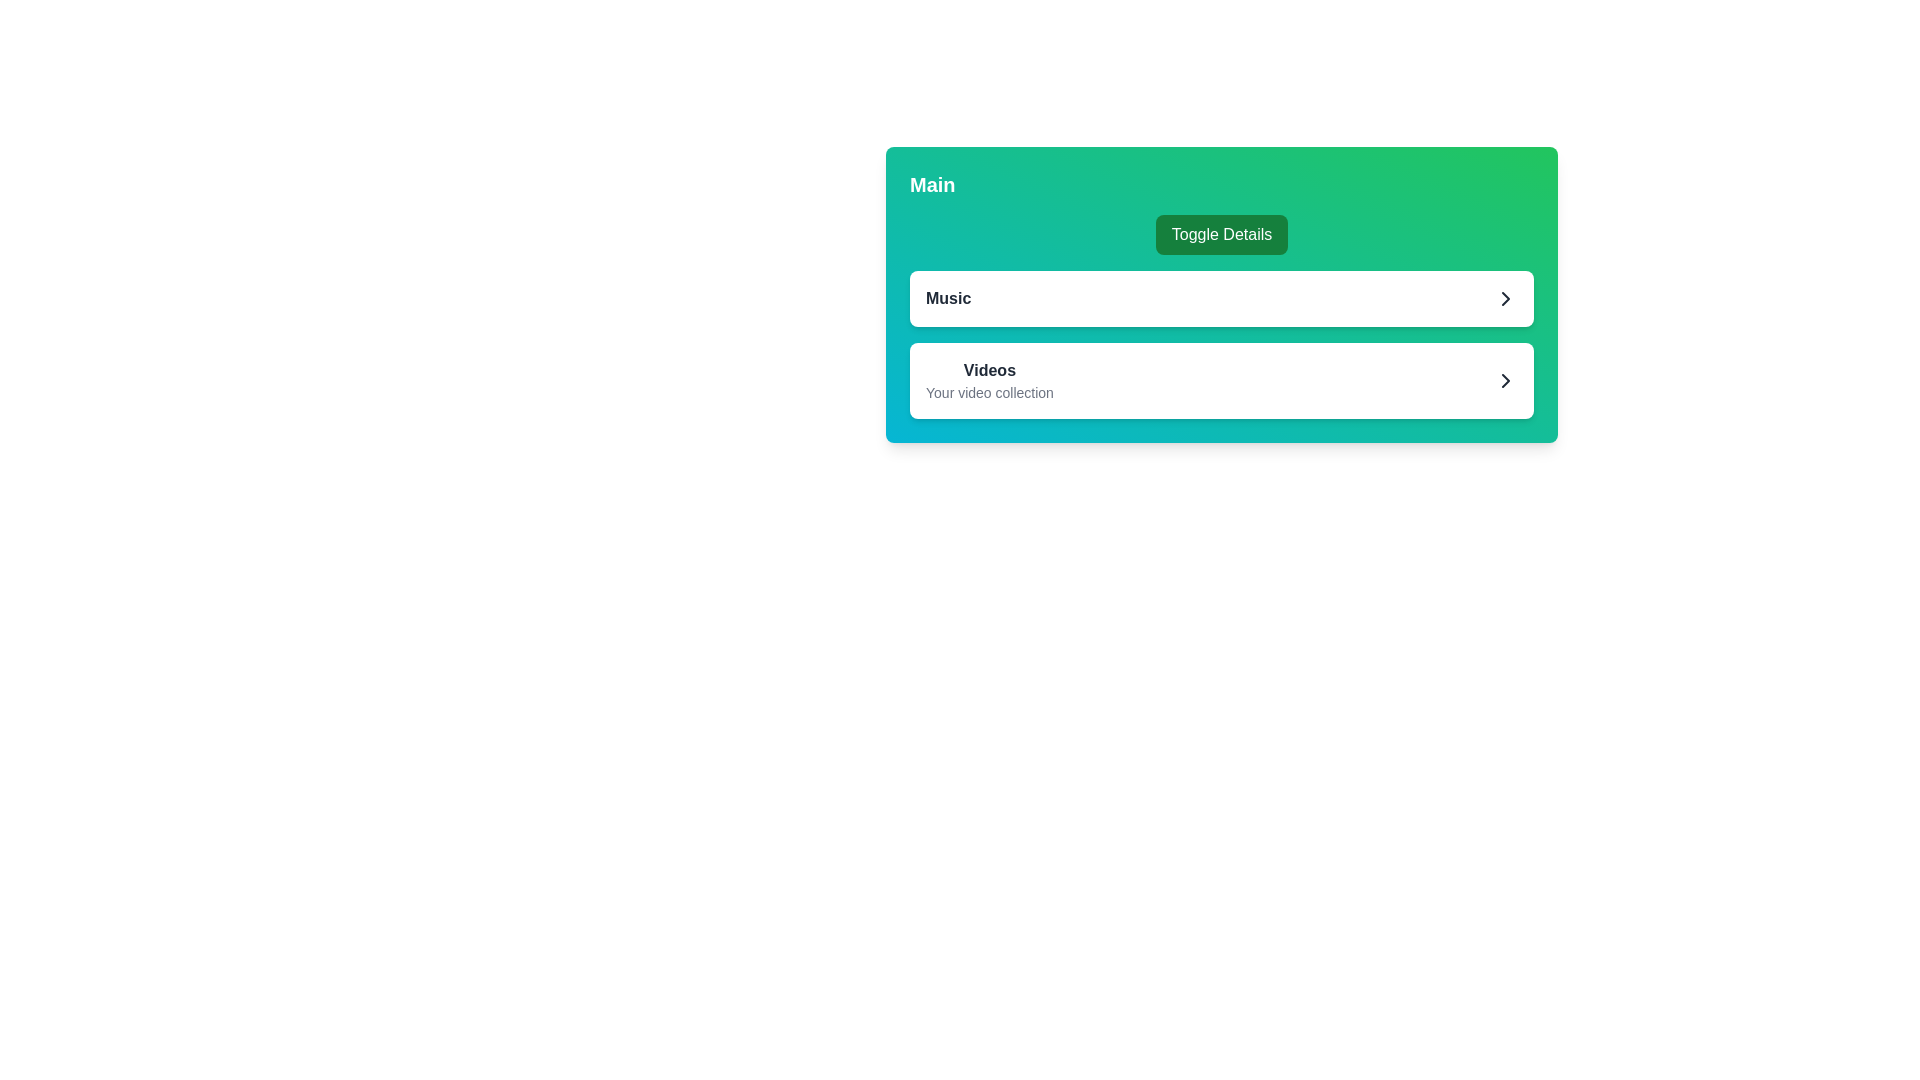 This screenshot has width=1920, height=1080. I want to click on the 'Music' label located on the left side of the white box within the green gradient panel, which is the leftmost element next to the chevron icon, so click(947, 299).